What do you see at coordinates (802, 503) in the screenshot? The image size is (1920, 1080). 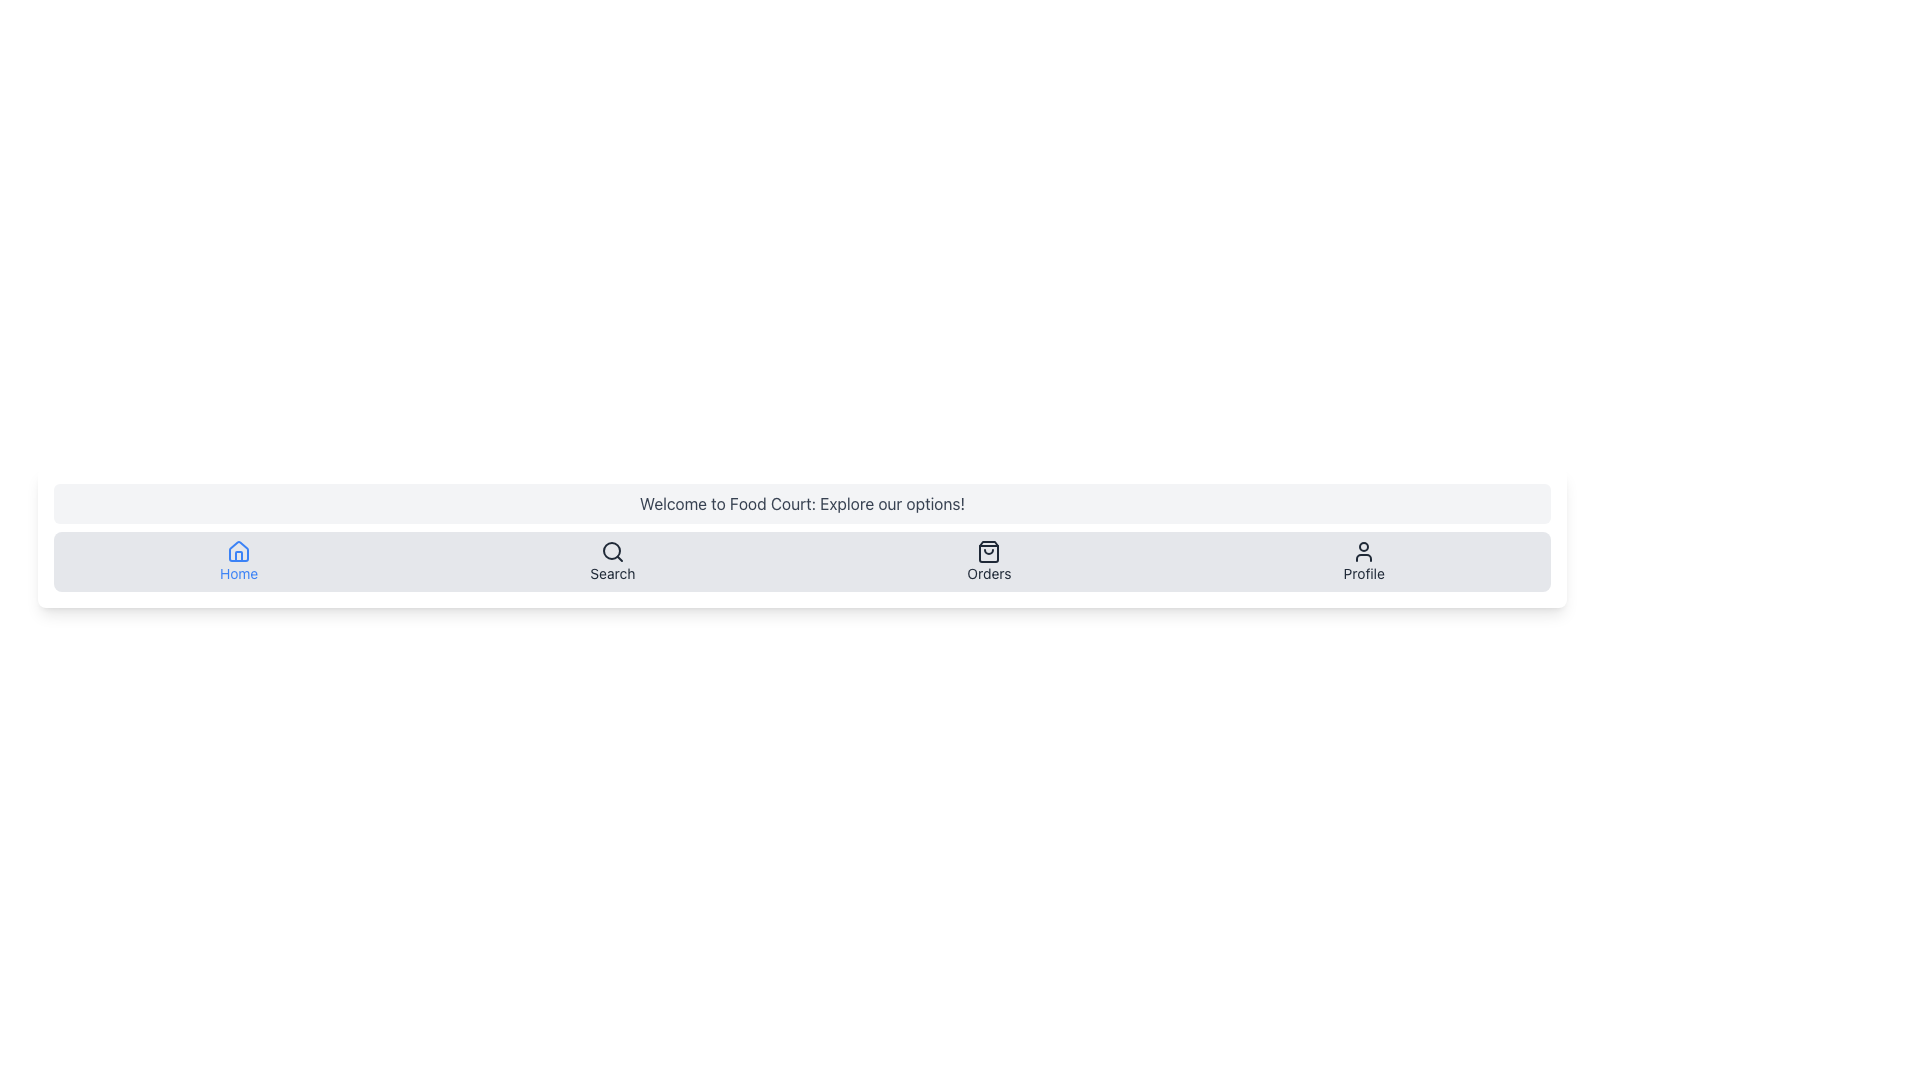 I see `the label displaying the message 'Welcome to Food Court: Explore our options!' which is styled in gray and positioned above the navigation bar` at bounding box center [802, 503].